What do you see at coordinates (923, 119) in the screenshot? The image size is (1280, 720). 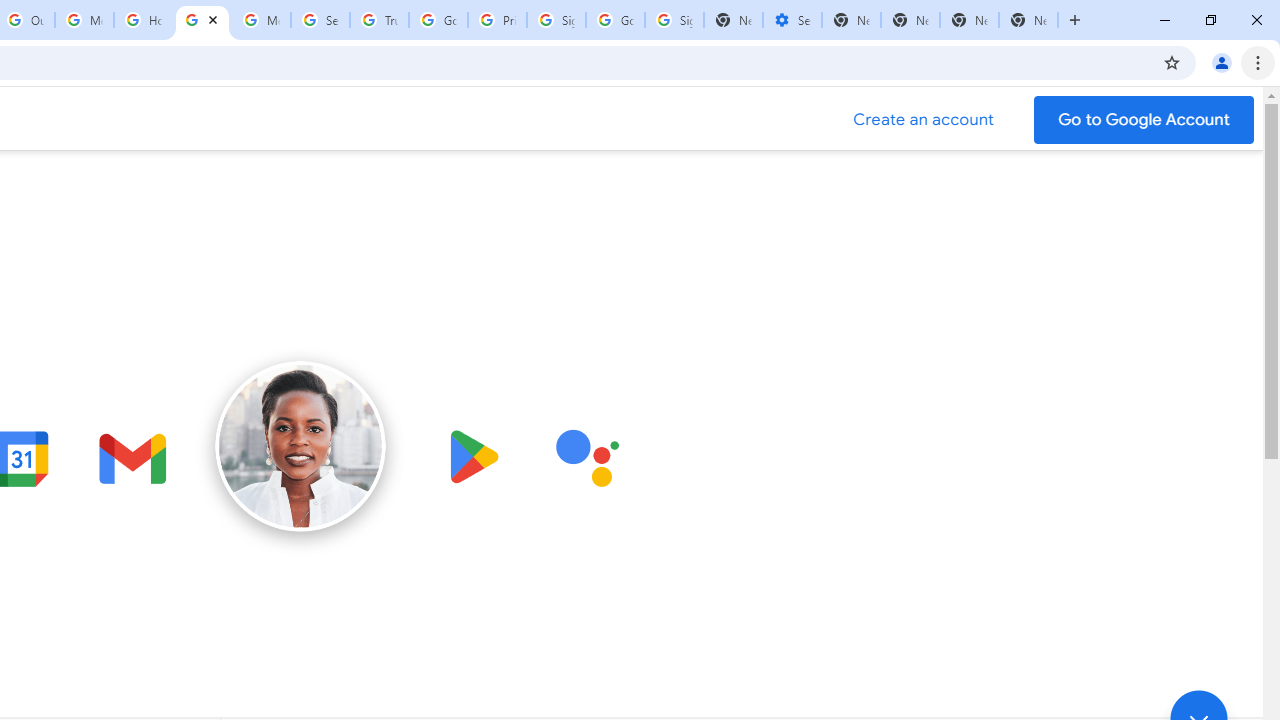 I see `'Create a Google Account'` at bounding box center [923, 119].